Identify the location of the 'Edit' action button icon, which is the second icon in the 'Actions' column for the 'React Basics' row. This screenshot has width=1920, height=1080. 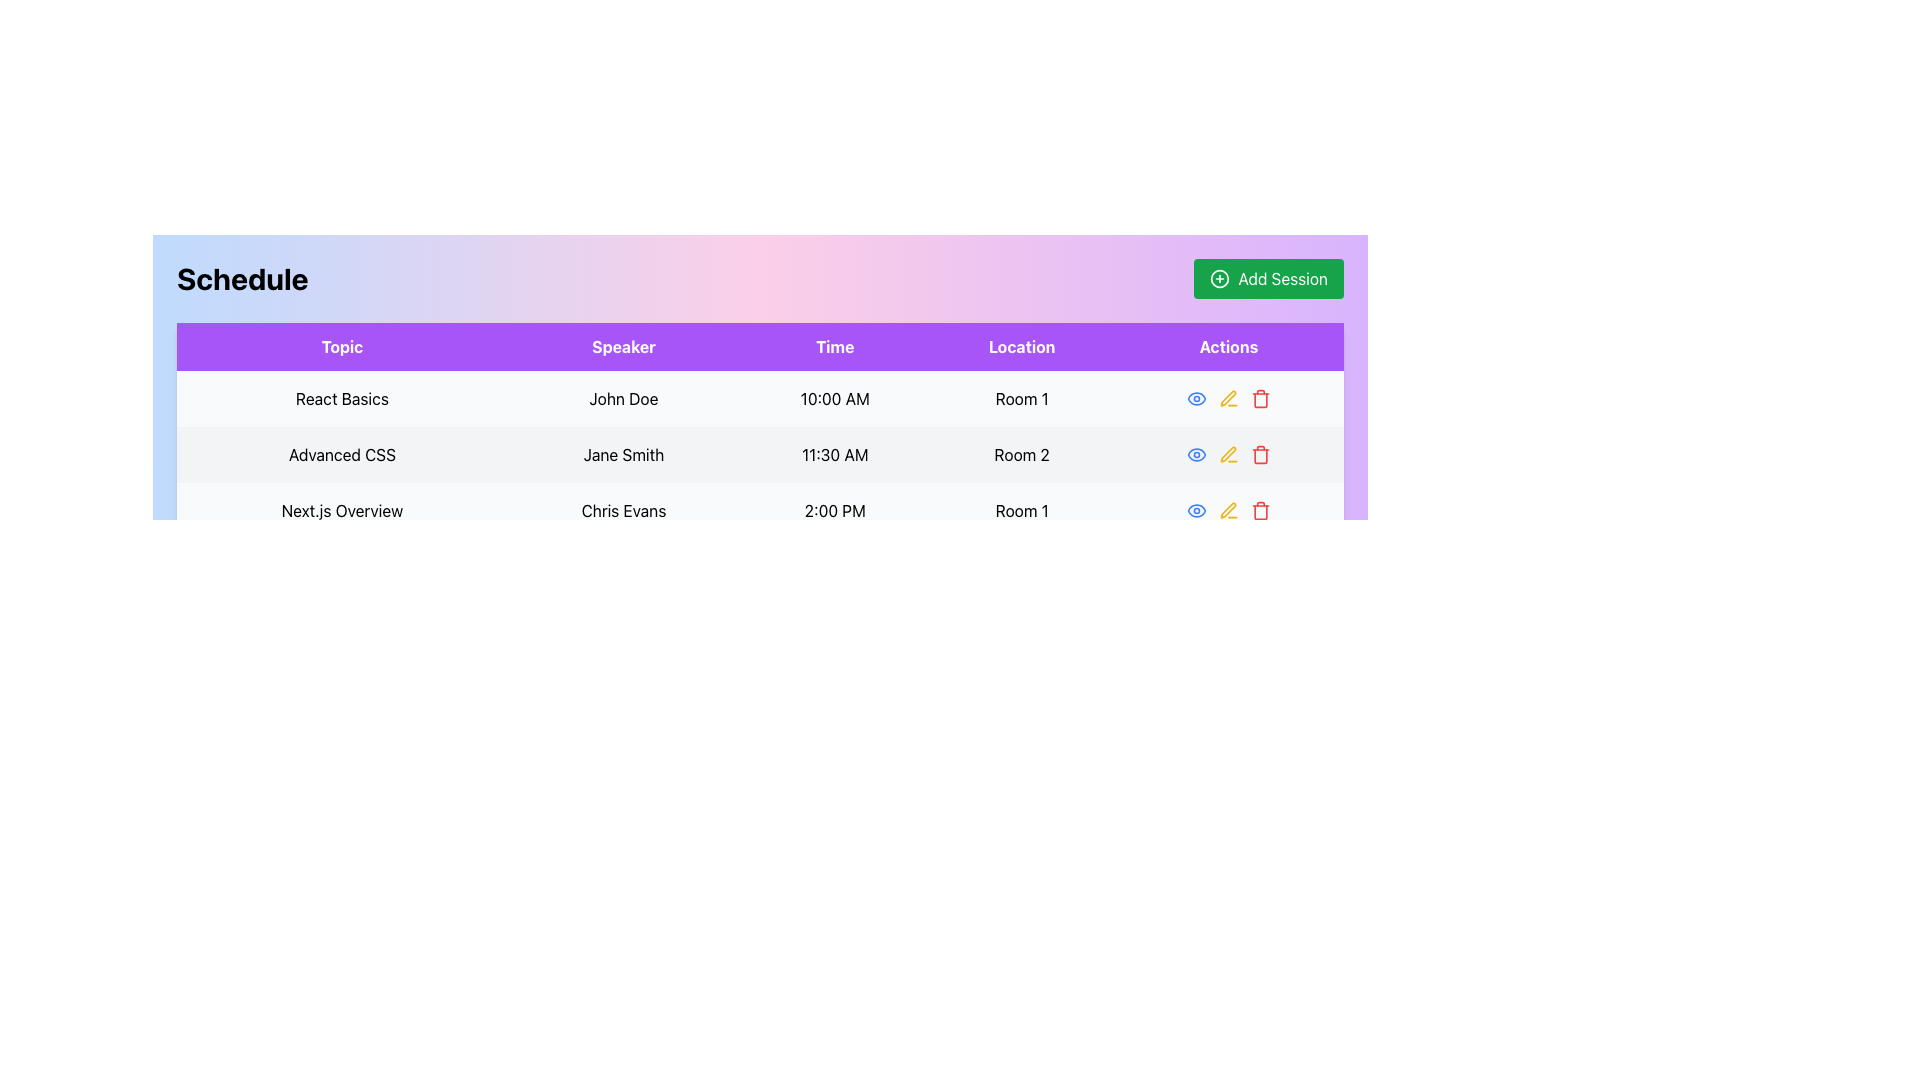
(1227, 398).